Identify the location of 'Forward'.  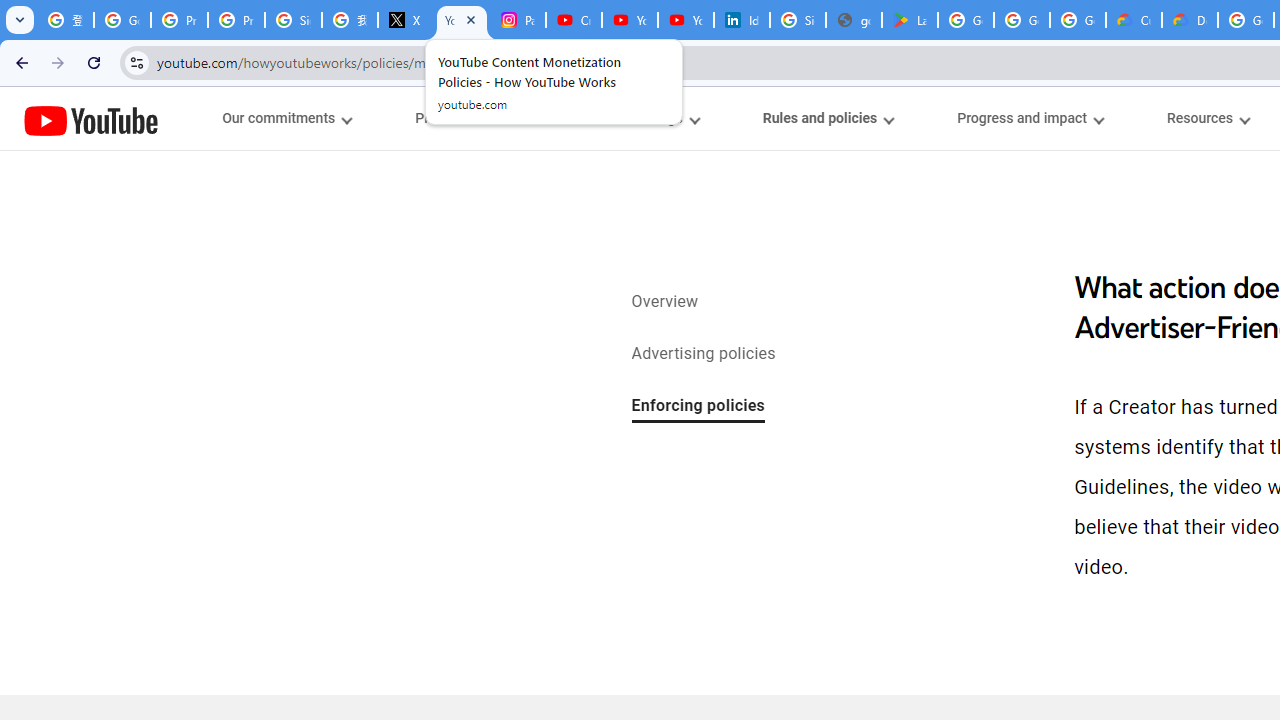
(58, 61).